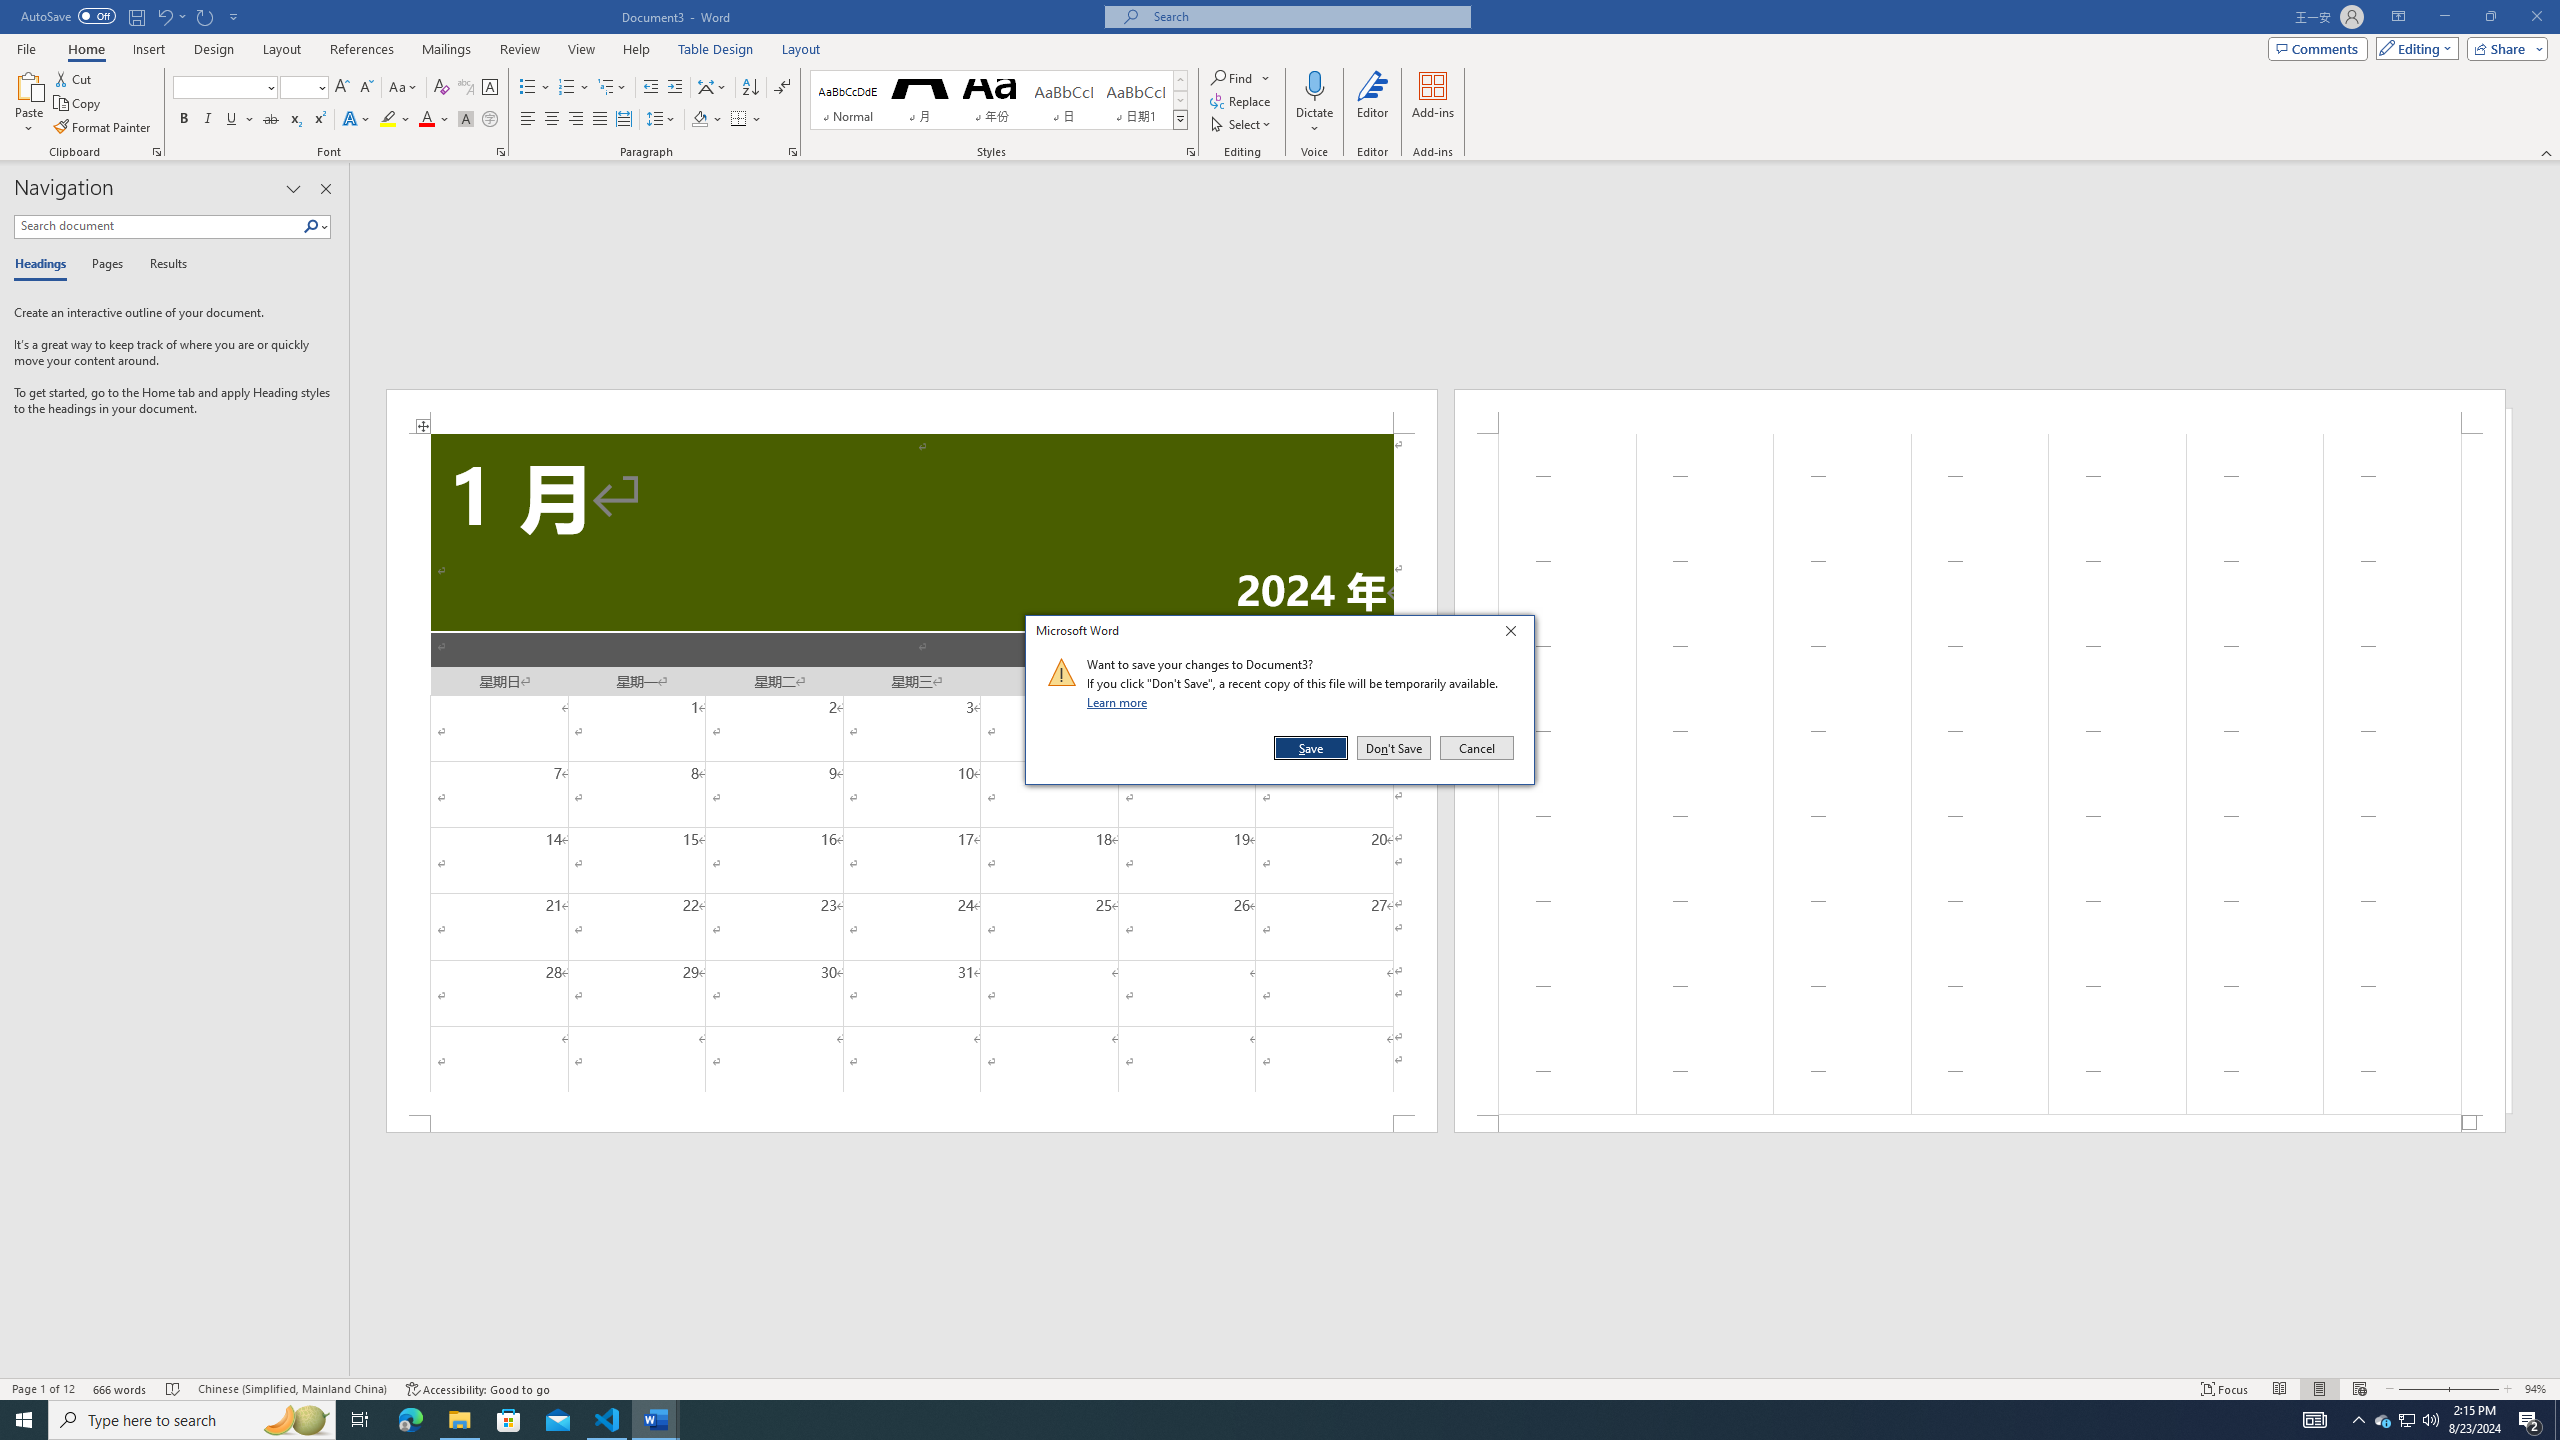 This screenshot has width=2560, height=1440. What do you see at coordinates (395, 118) in the screenshot?
I see `'Text Highlight Color'` at bounding box center [395, 118].